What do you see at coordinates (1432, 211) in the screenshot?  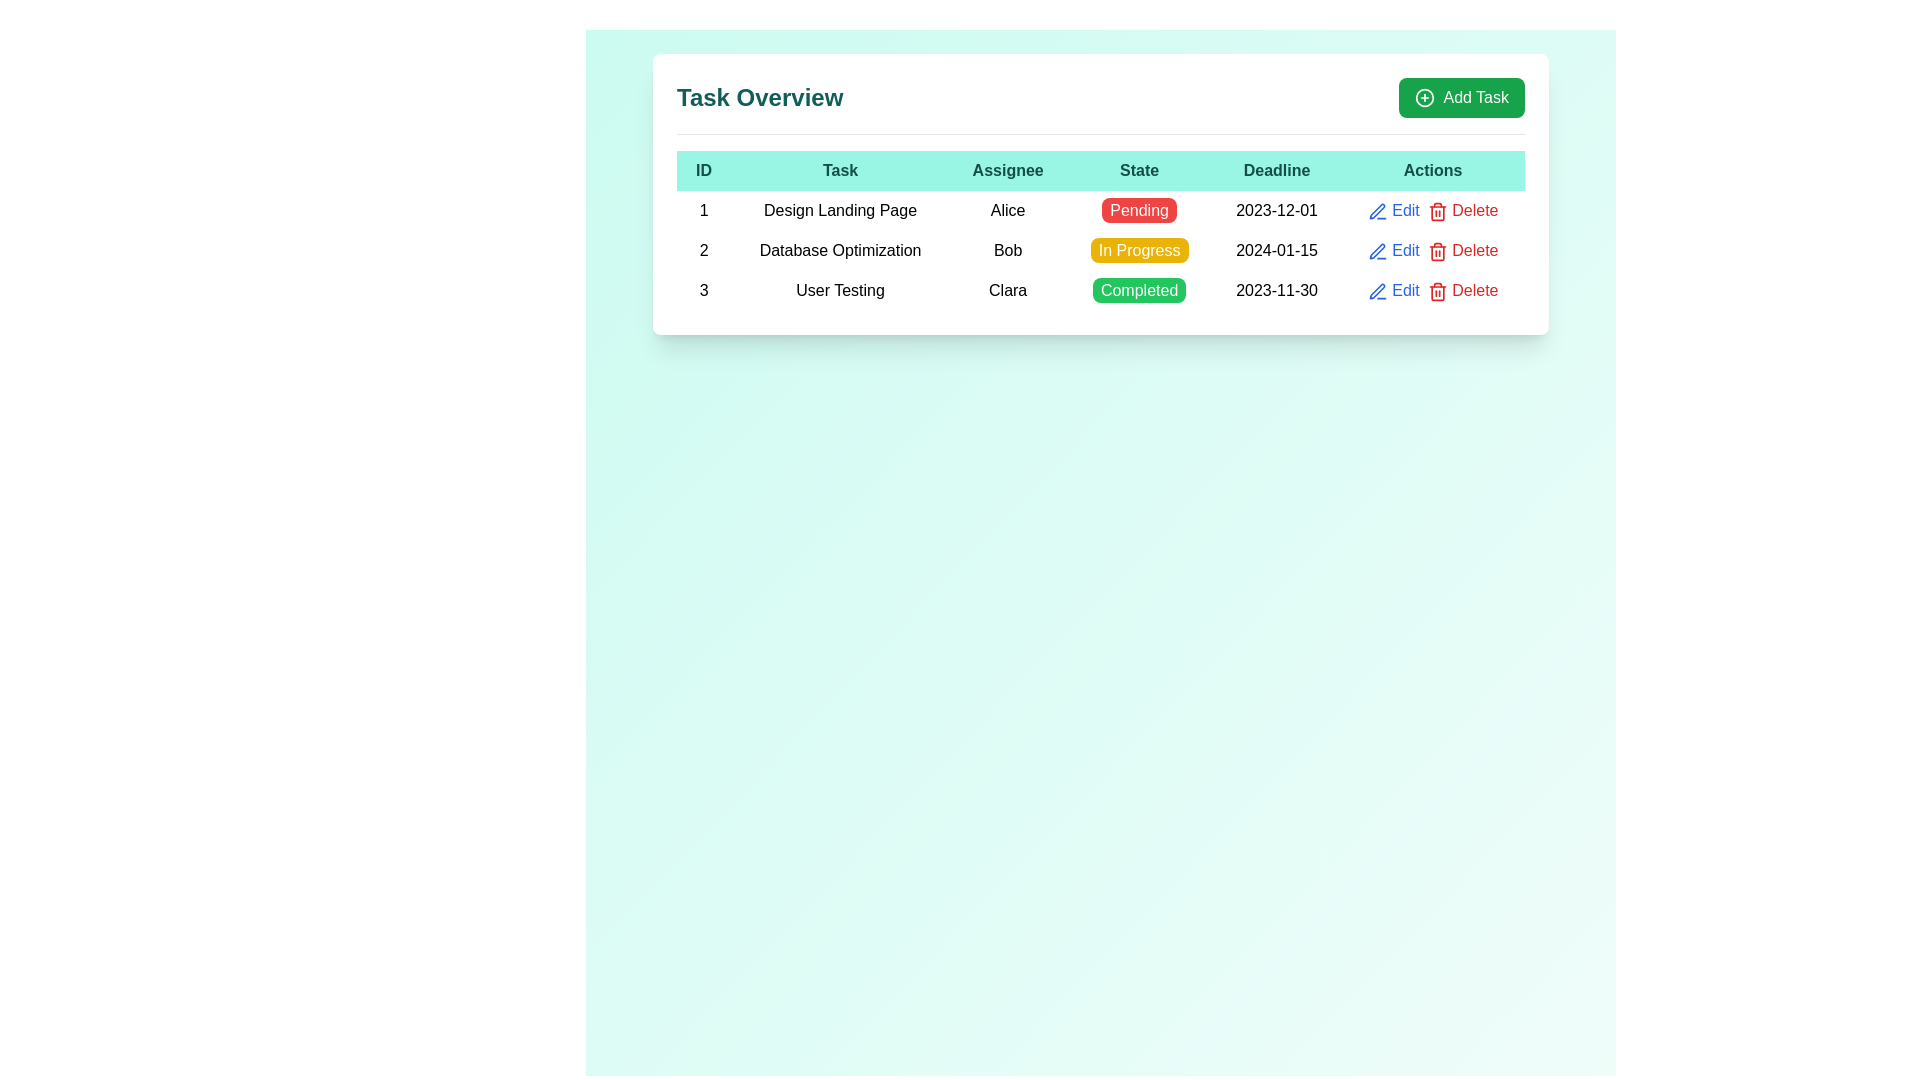 I see `the 'Delete' link in the Actions column of the first row in the task table` at bounding box center [1432, 211].